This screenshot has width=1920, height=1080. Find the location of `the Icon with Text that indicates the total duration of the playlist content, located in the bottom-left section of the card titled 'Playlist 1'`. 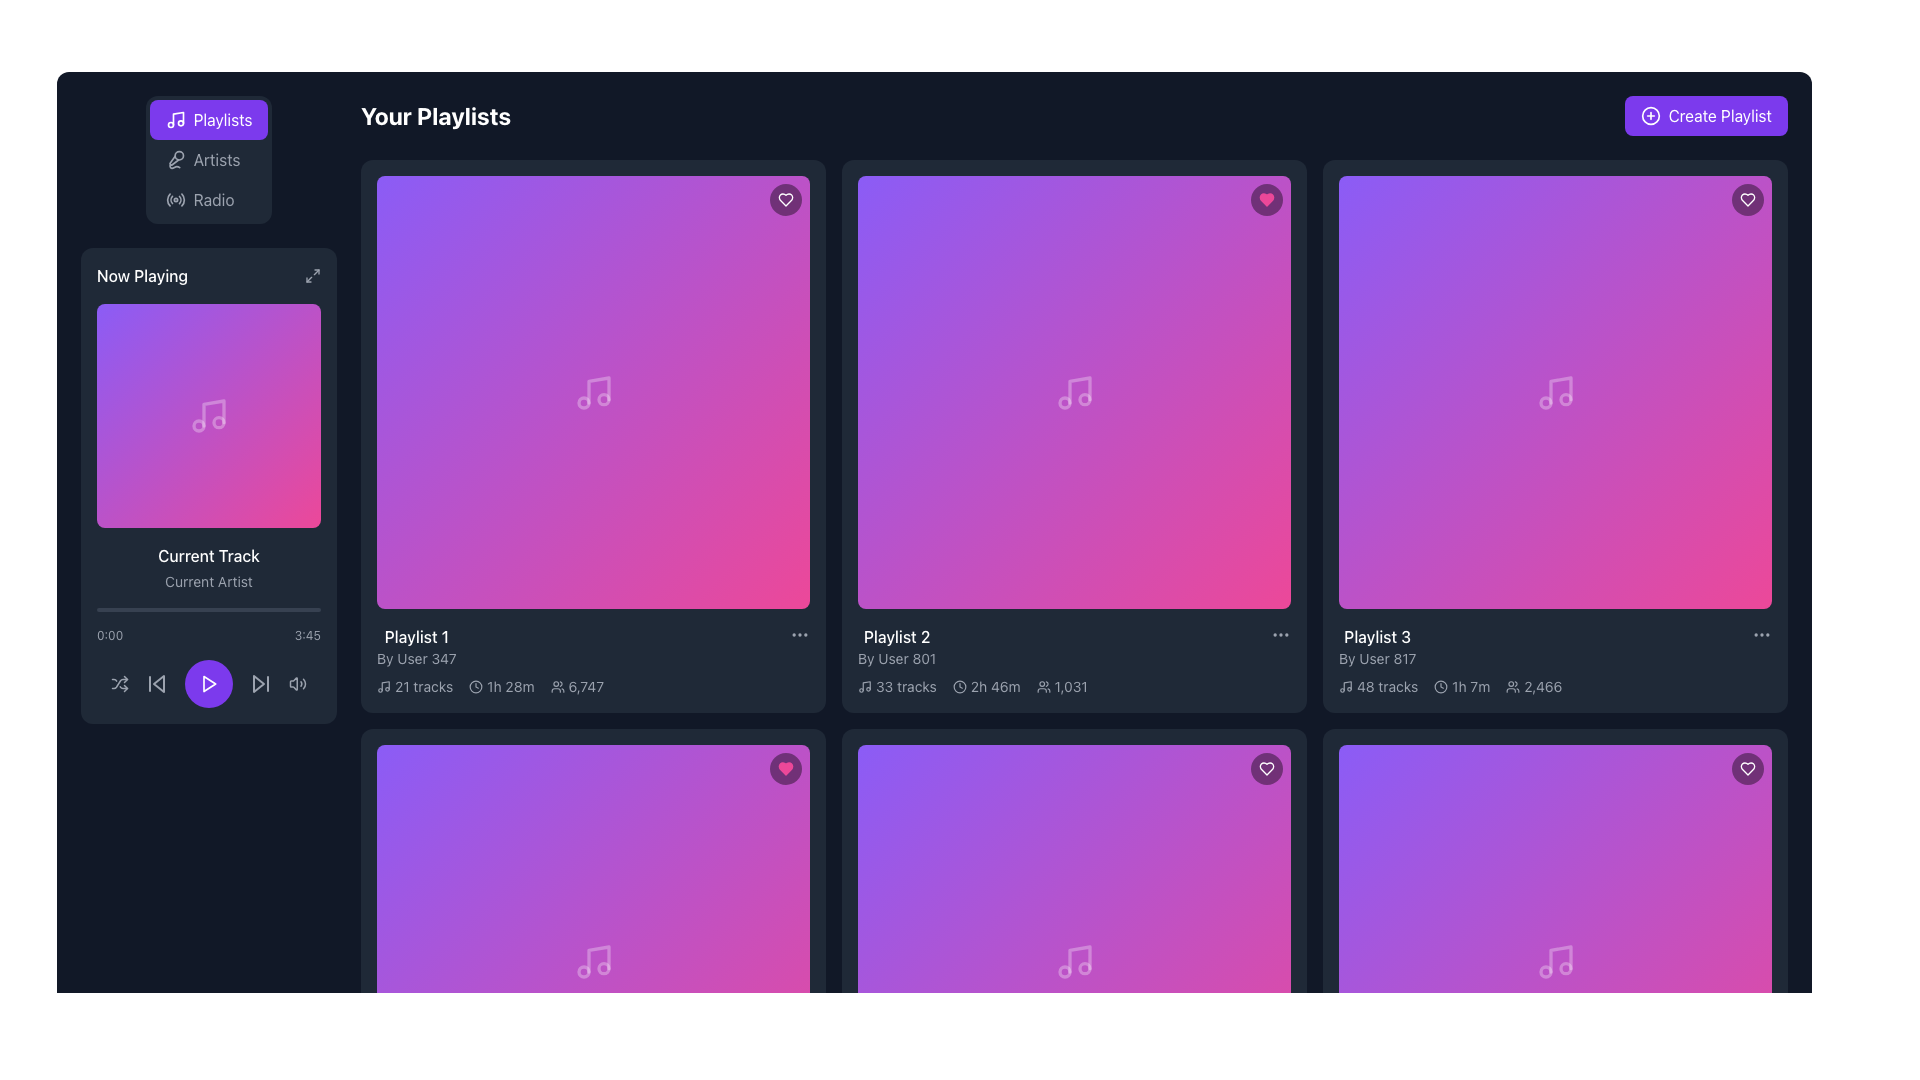

the Icon with Text that indicates the total duration of the playlist content, located in the bottom-left section of the card titled 'Playlist 1' is located at coordinates (501, 685).